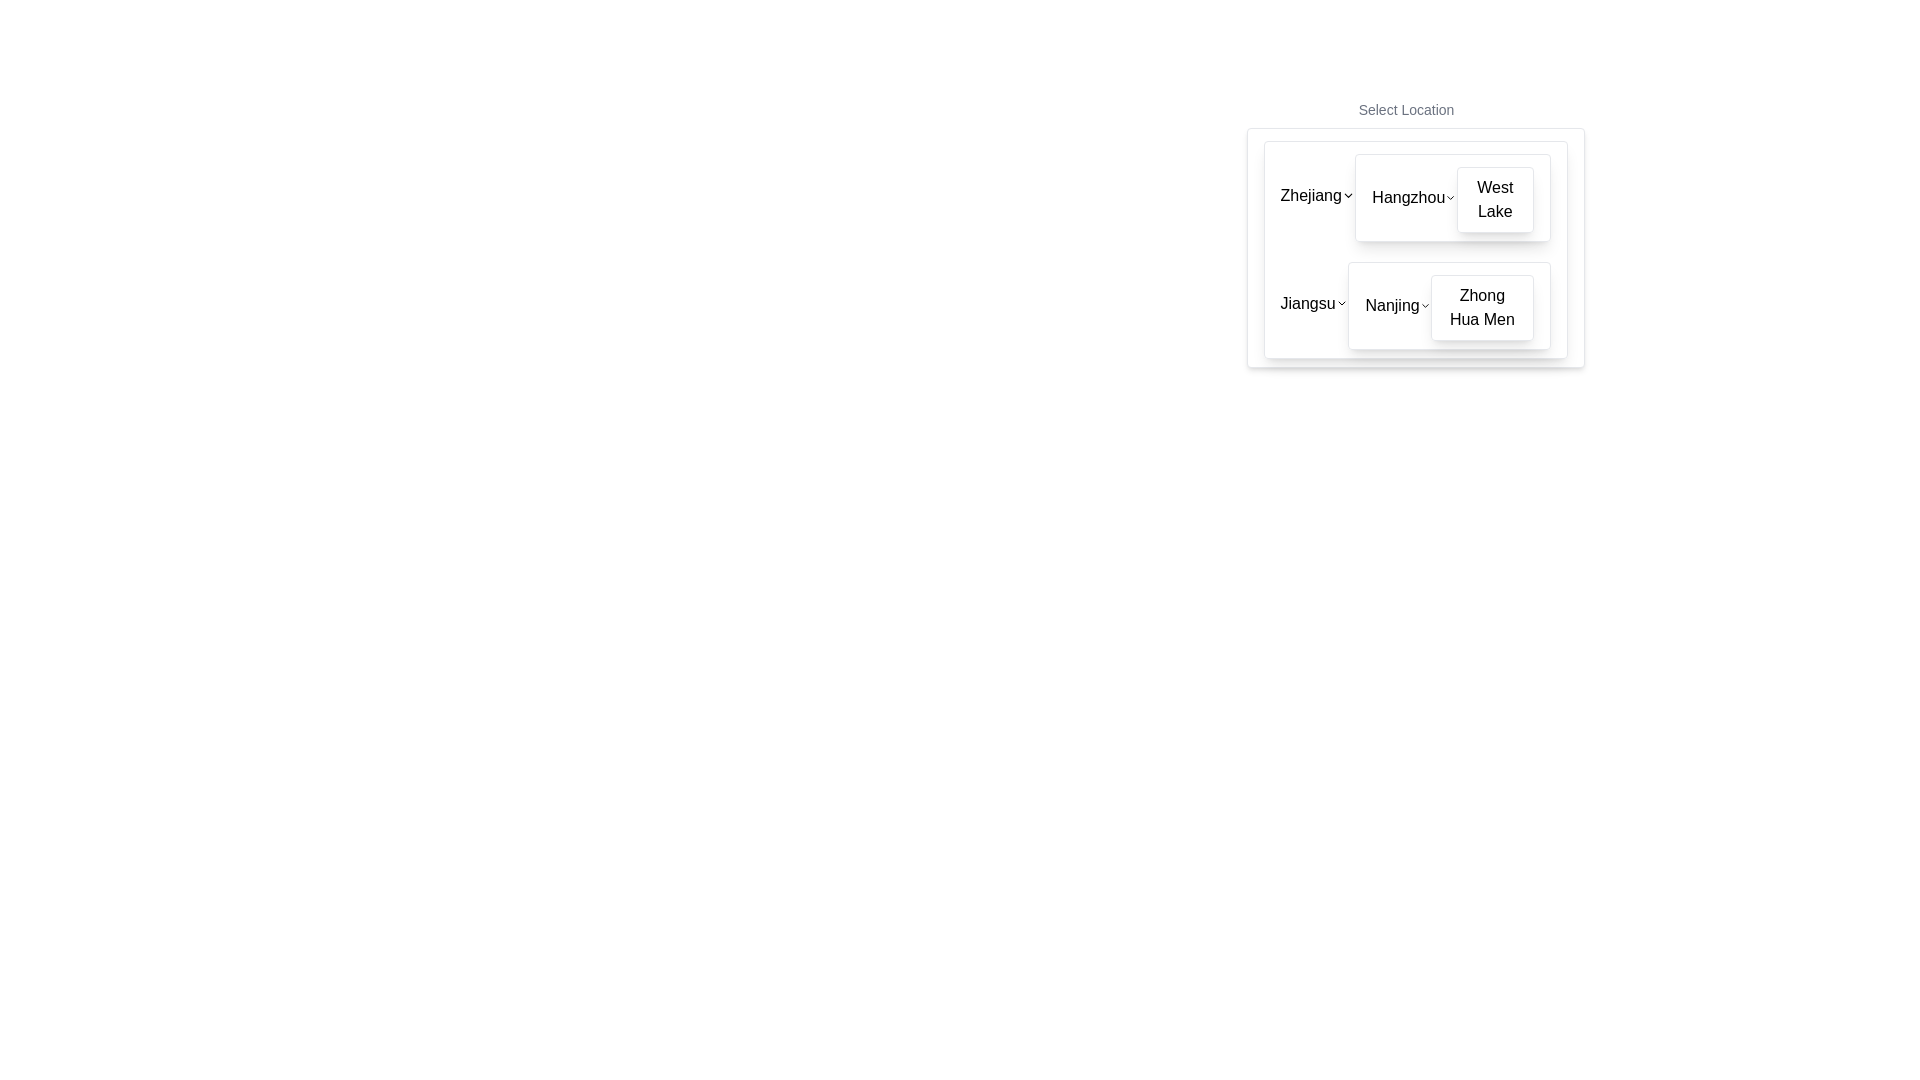  I want to click on the chevron icon next to 'Nanjing', so click(1424, 305).